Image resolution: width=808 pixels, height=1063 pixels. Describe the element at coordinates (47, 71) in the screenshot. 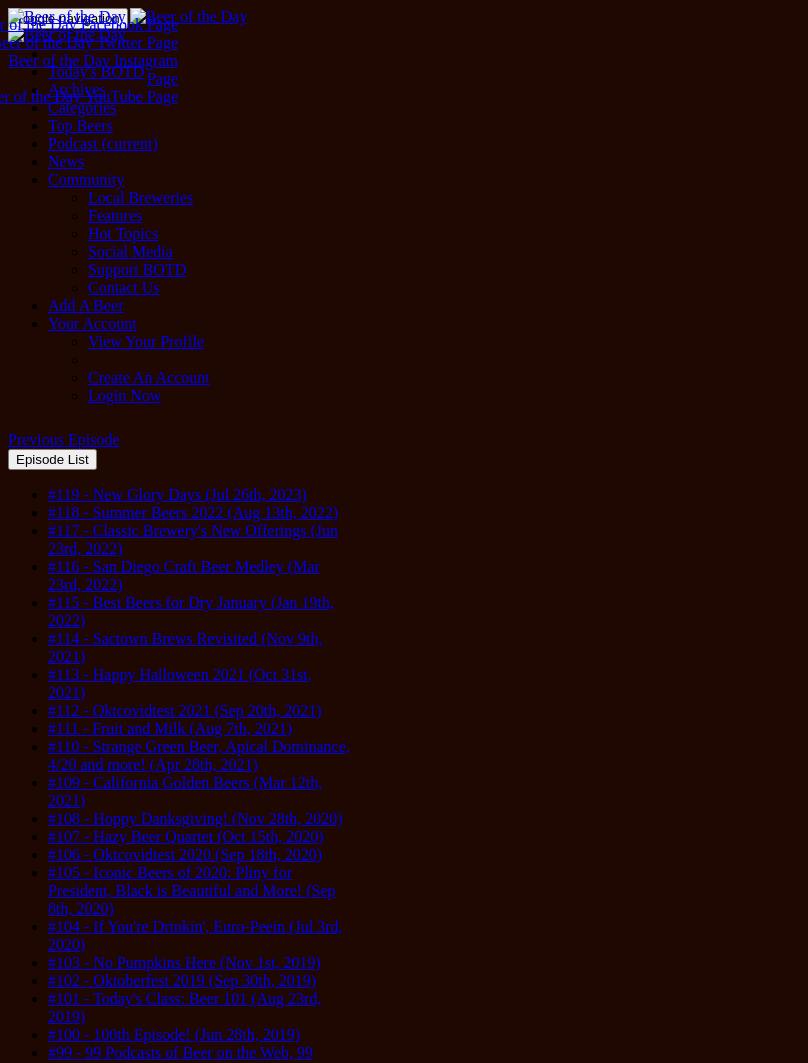

I see `'Today's BOTD'` at that location.